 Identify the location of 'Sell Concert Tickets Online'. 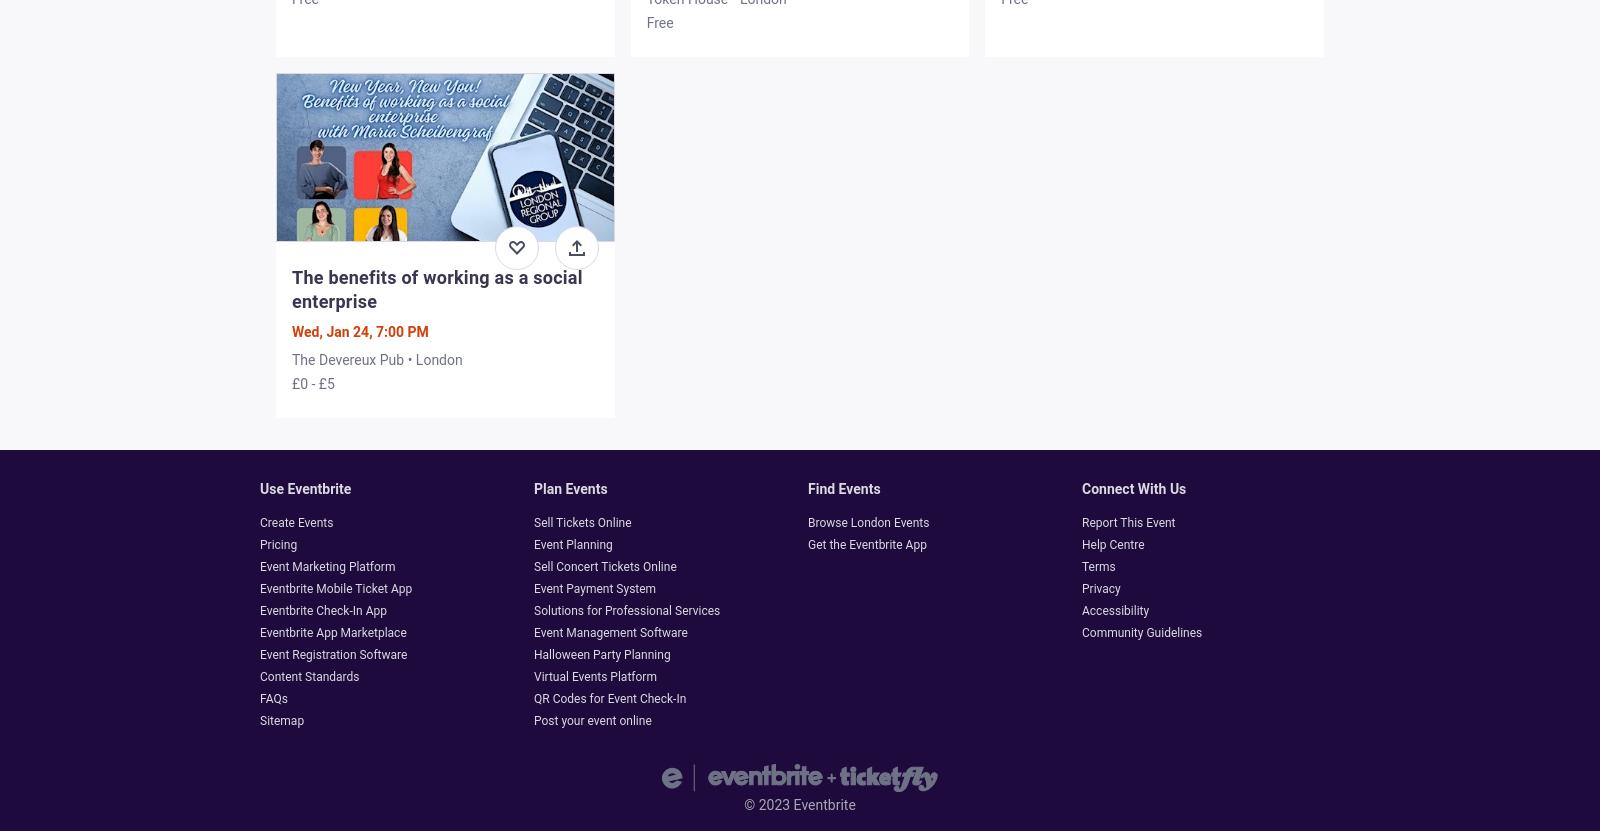
(532, 566).